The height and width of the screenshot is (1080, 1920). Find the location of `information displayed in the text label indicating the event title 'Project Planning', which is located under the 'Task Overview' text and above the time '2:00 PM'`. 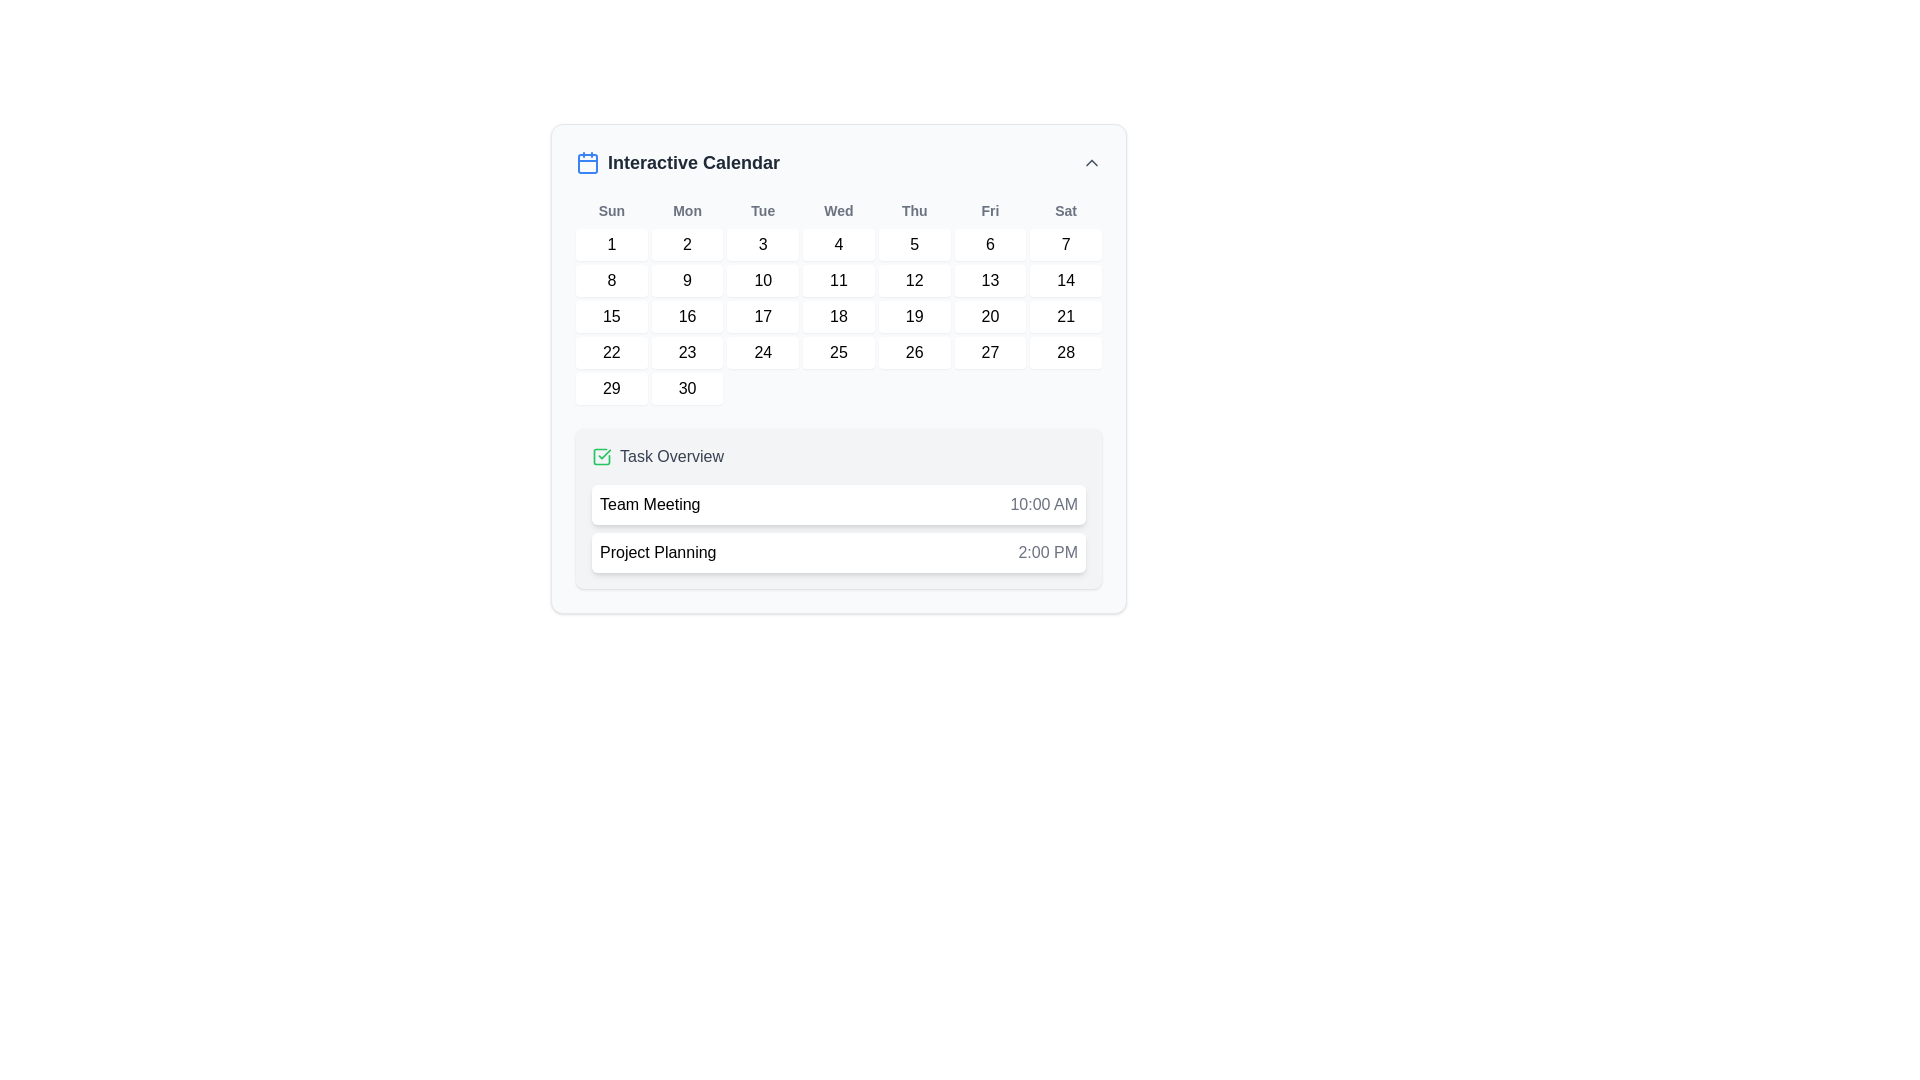

information displayed in the text label indicating the event title 'Project Planning', which is located under the 'Task Overview' text and above the time '2:00 PM' is located at coordinates (658, 552).